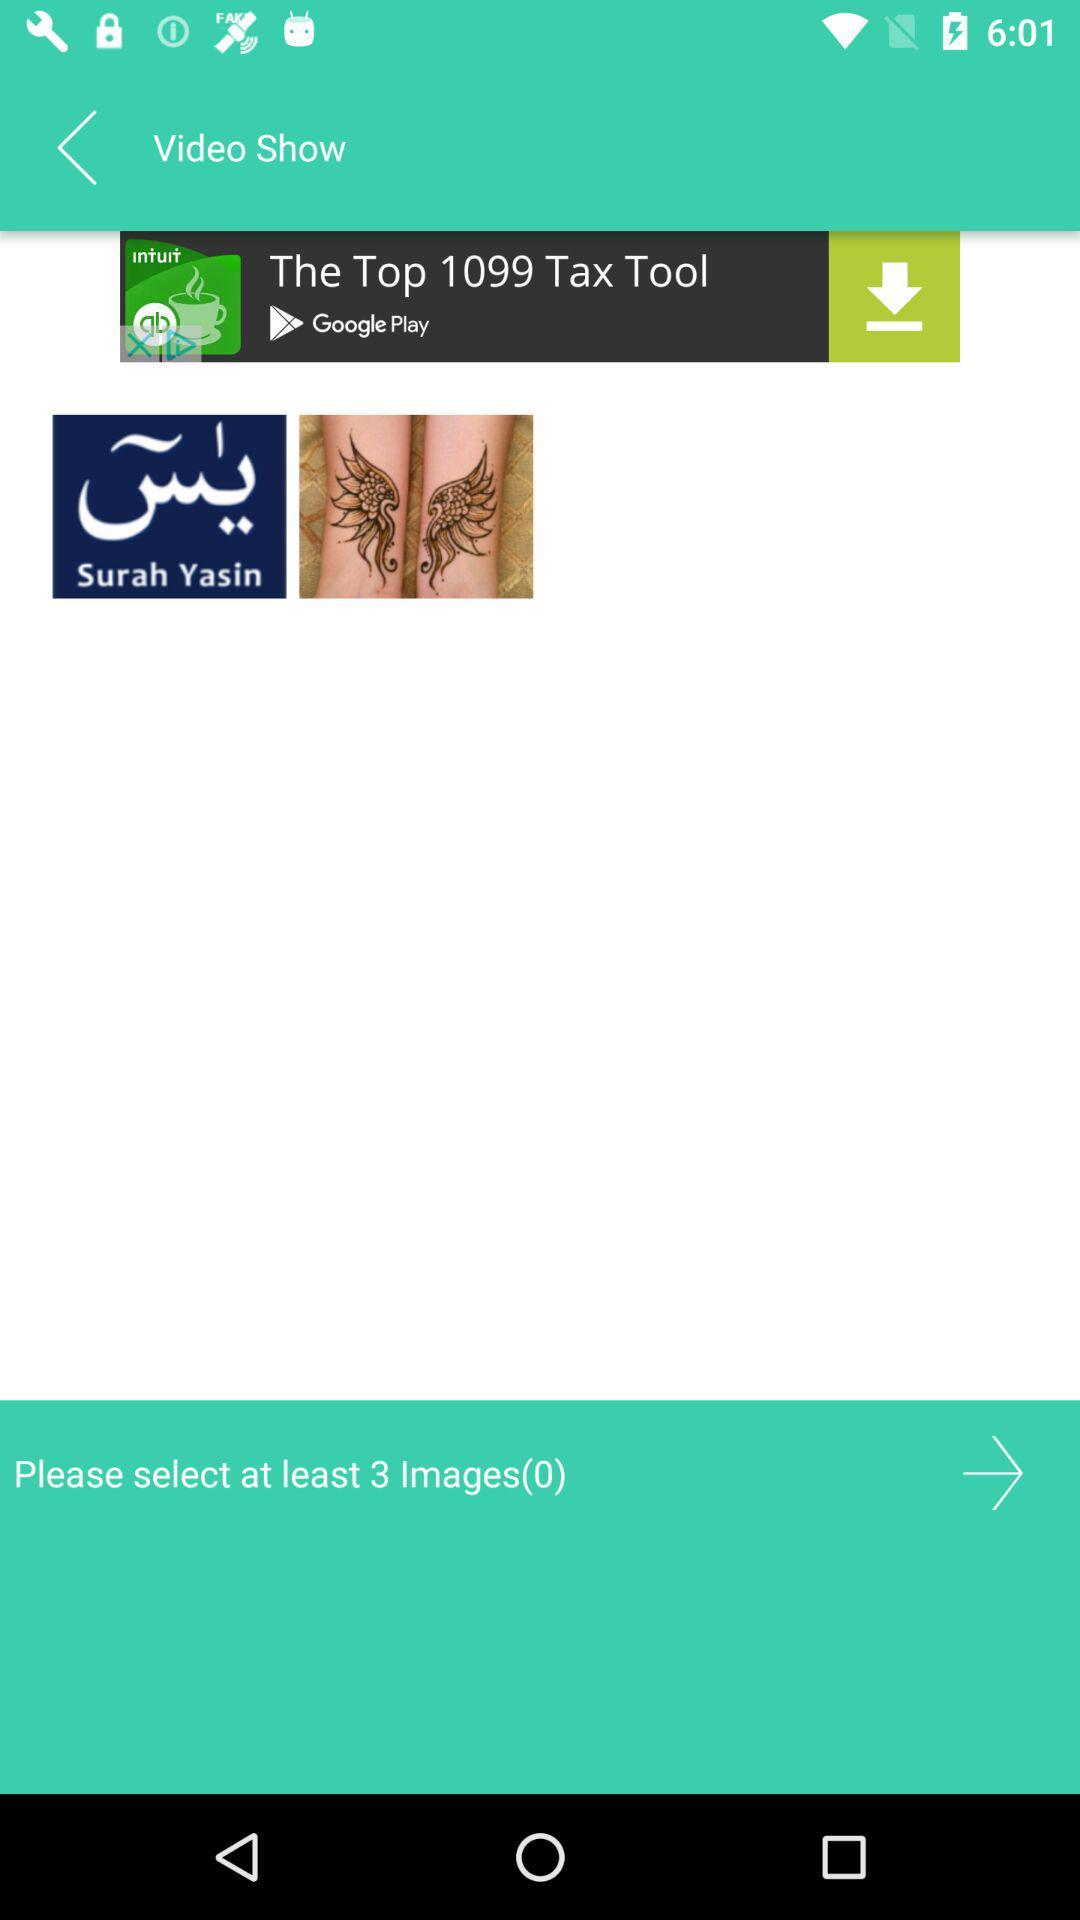 The image size is (1080, 1920). I want to click on go back, so click(75, 146).